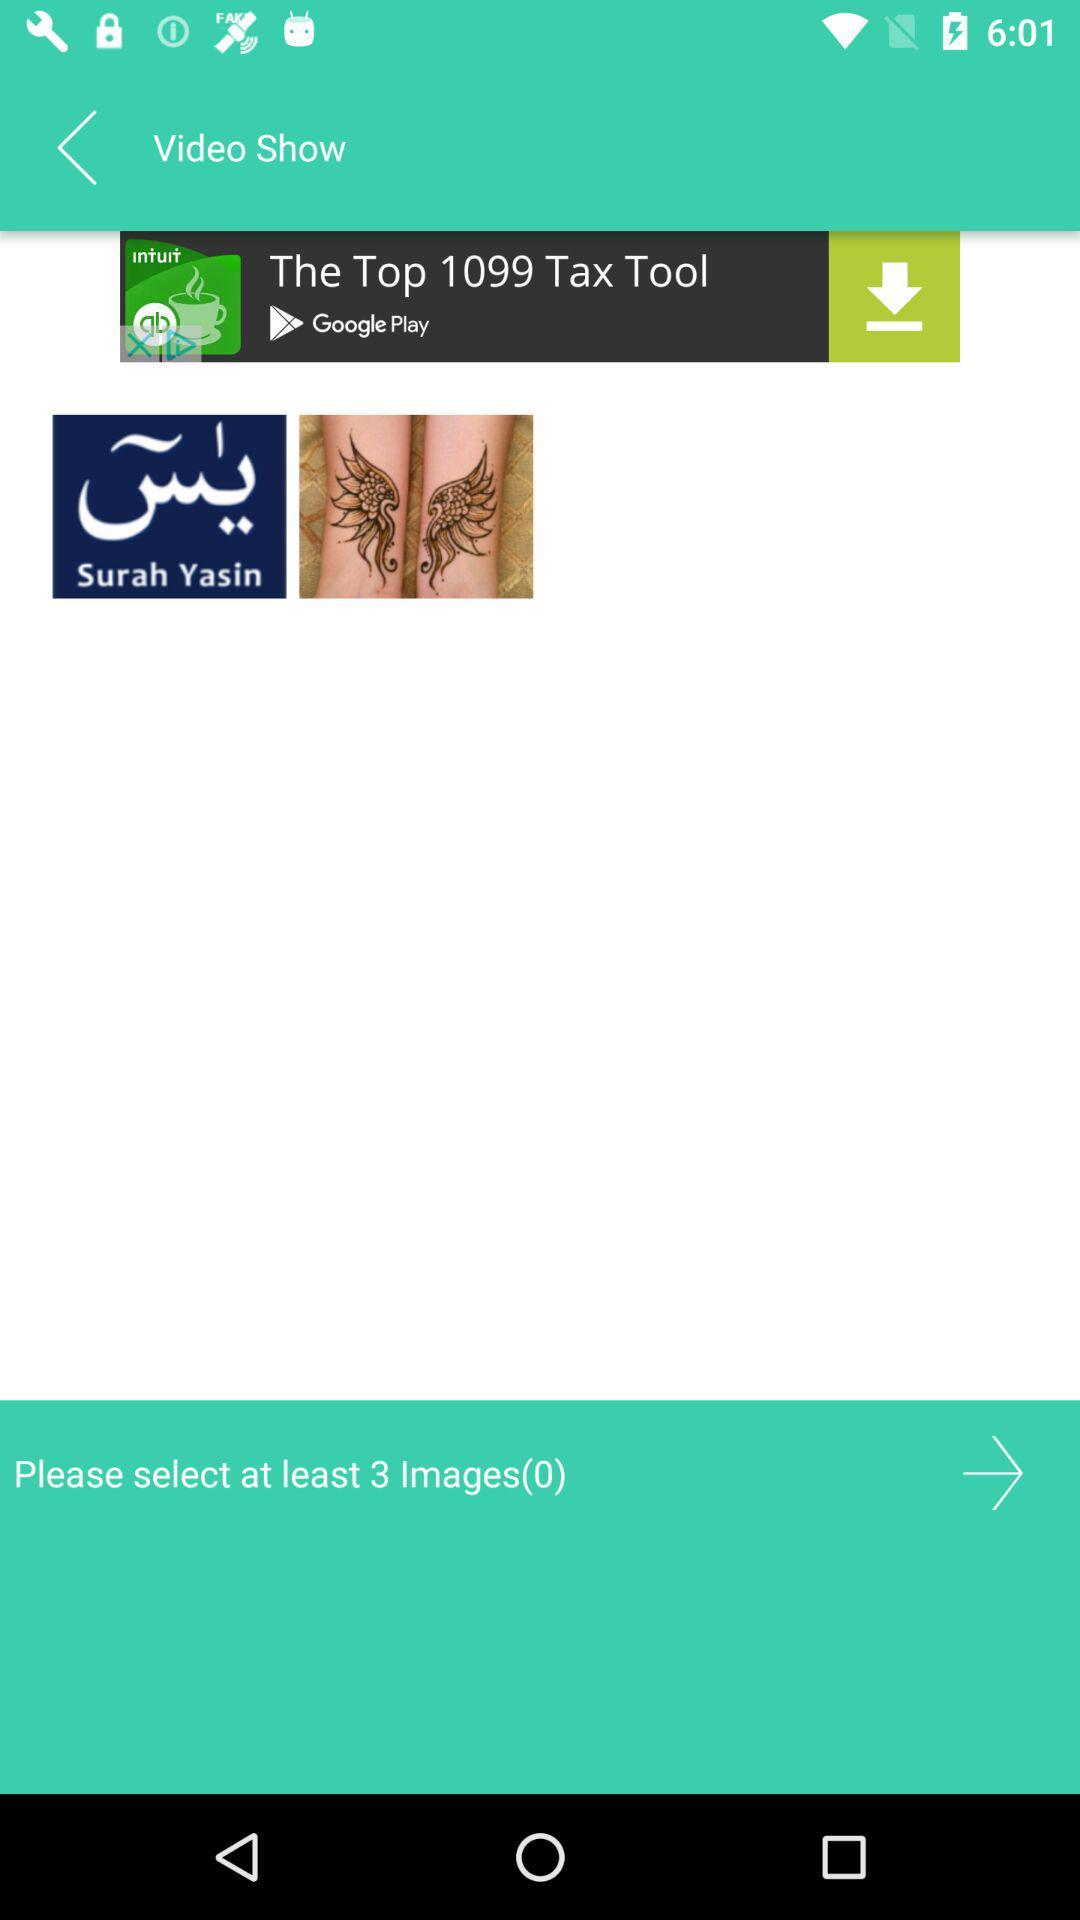 The image size is (1080, 1920). I want to click on go back, so click(75, 146).